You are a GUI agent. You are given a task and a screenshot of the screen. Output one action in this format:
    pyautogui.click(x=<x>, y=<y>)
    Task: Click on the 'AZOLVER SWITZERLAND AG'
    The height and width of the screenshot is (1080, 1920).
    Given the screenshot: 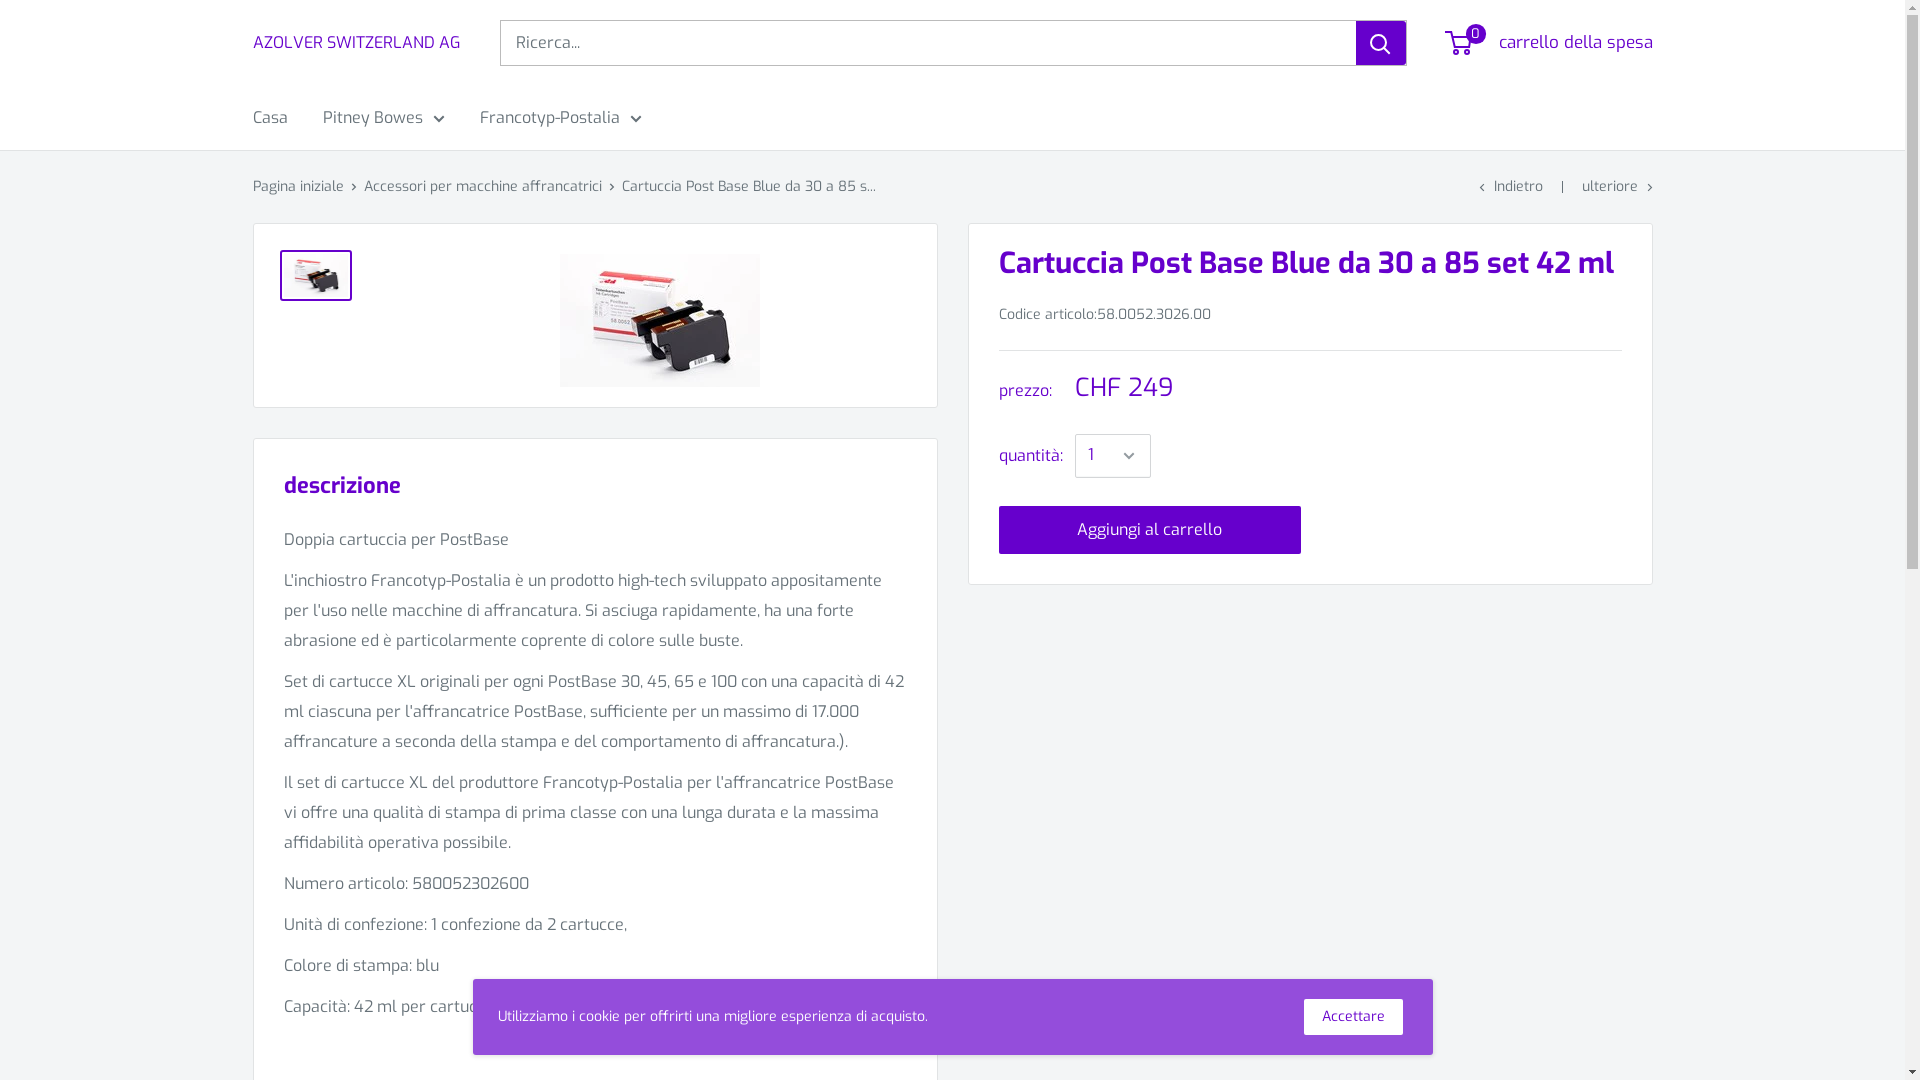 What is the action you would take?
    pyautogui.click(x=355, y=42)
    